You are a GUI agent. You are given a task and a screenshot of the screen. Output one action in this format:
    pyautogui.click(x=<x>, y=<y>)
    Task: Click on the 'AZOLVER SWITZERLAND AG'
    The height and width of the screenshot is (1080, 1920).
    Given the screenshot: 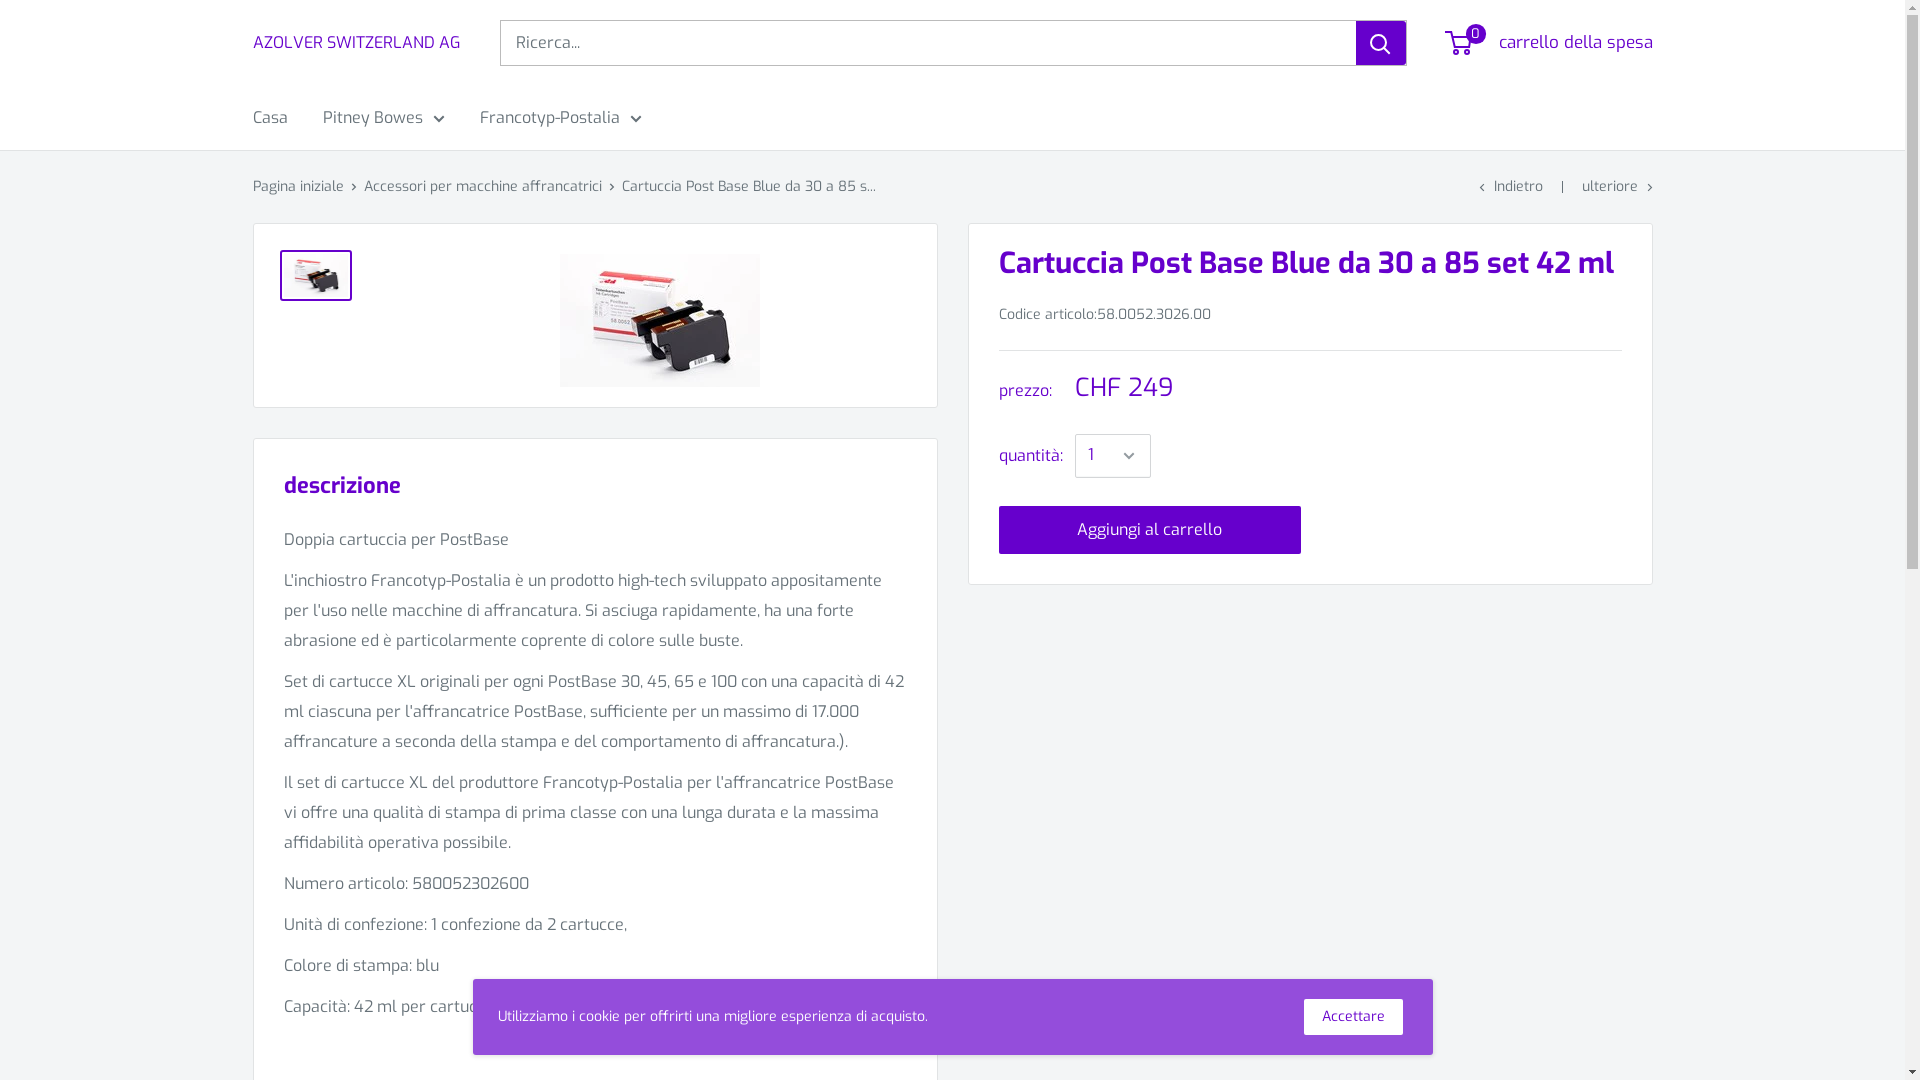 What is the action you would take?
    pyautogui.click(x=355, y=42)
    